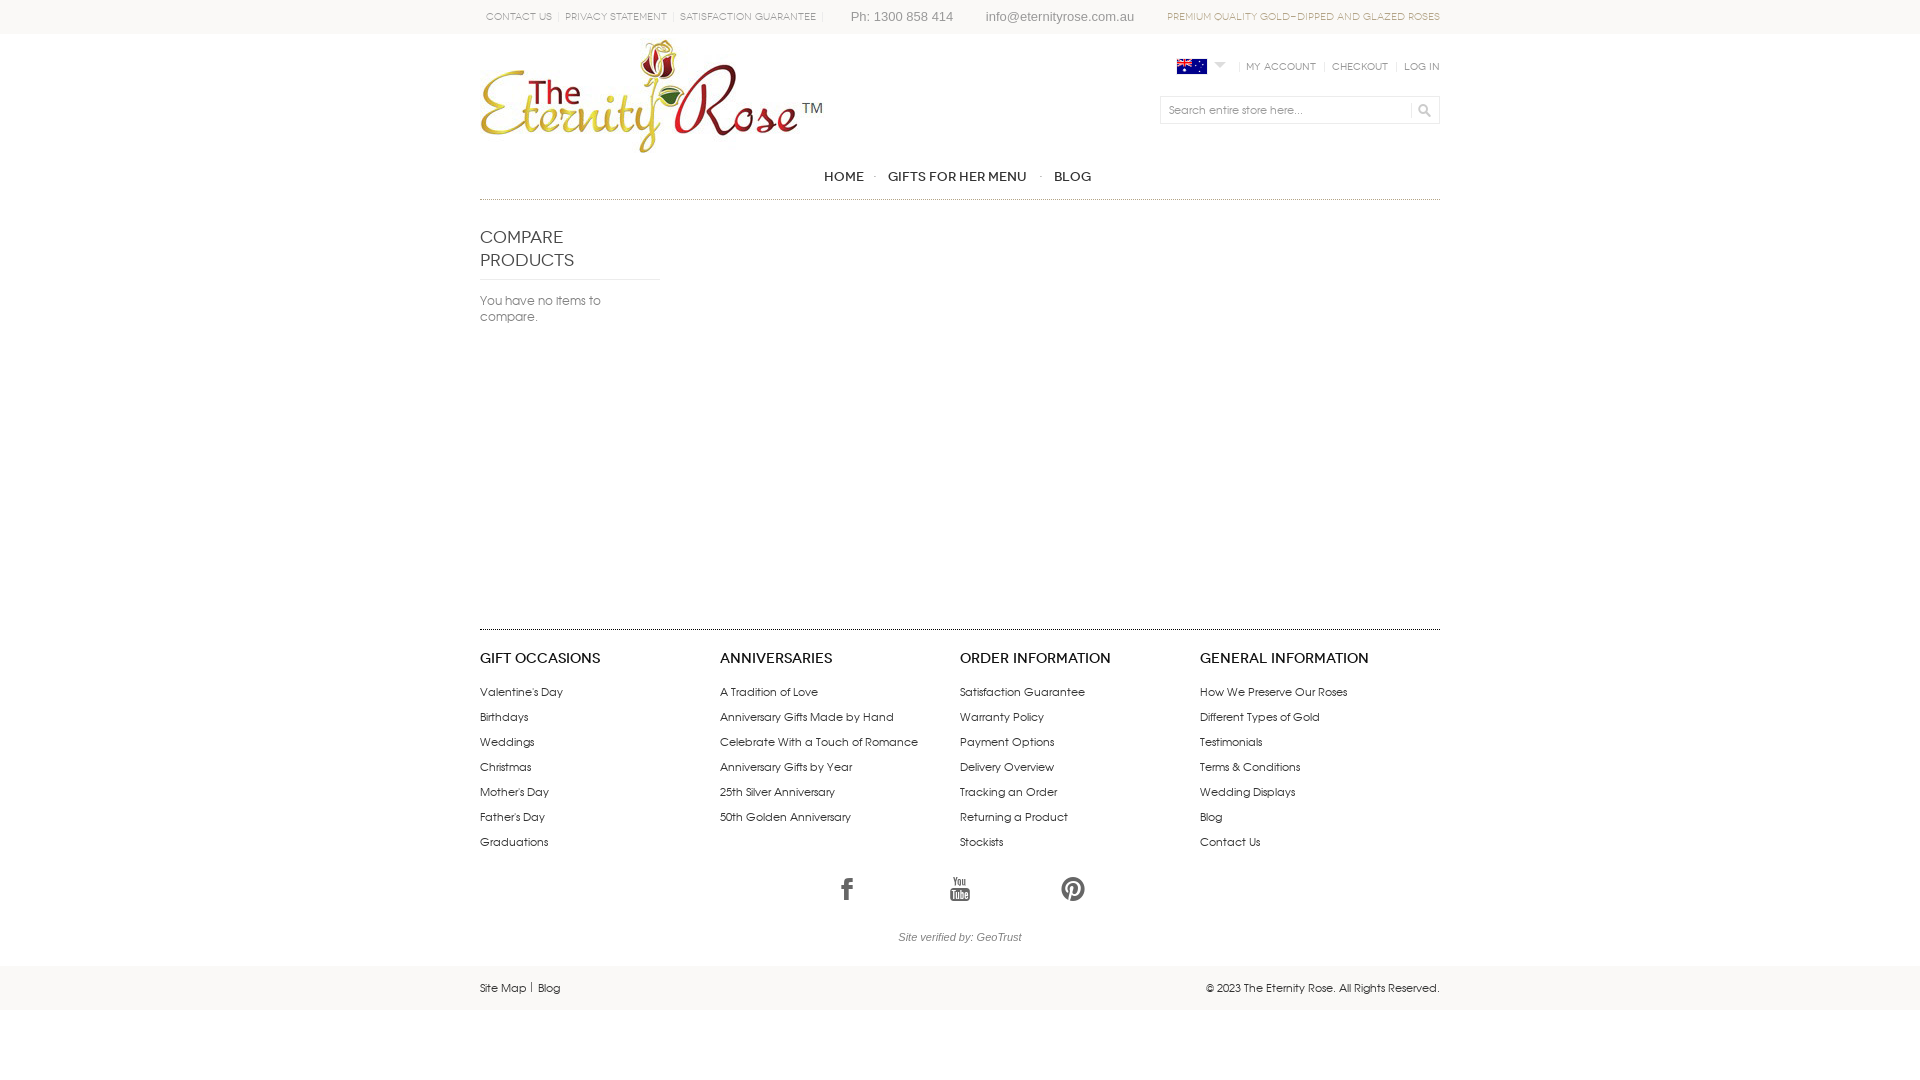 This screenshot has height=1080, width=1920. What do you see at coordinates (1002, 715) in the screenshot?
I see `'Warranty Policy'` at bounding box center [1002, 715].